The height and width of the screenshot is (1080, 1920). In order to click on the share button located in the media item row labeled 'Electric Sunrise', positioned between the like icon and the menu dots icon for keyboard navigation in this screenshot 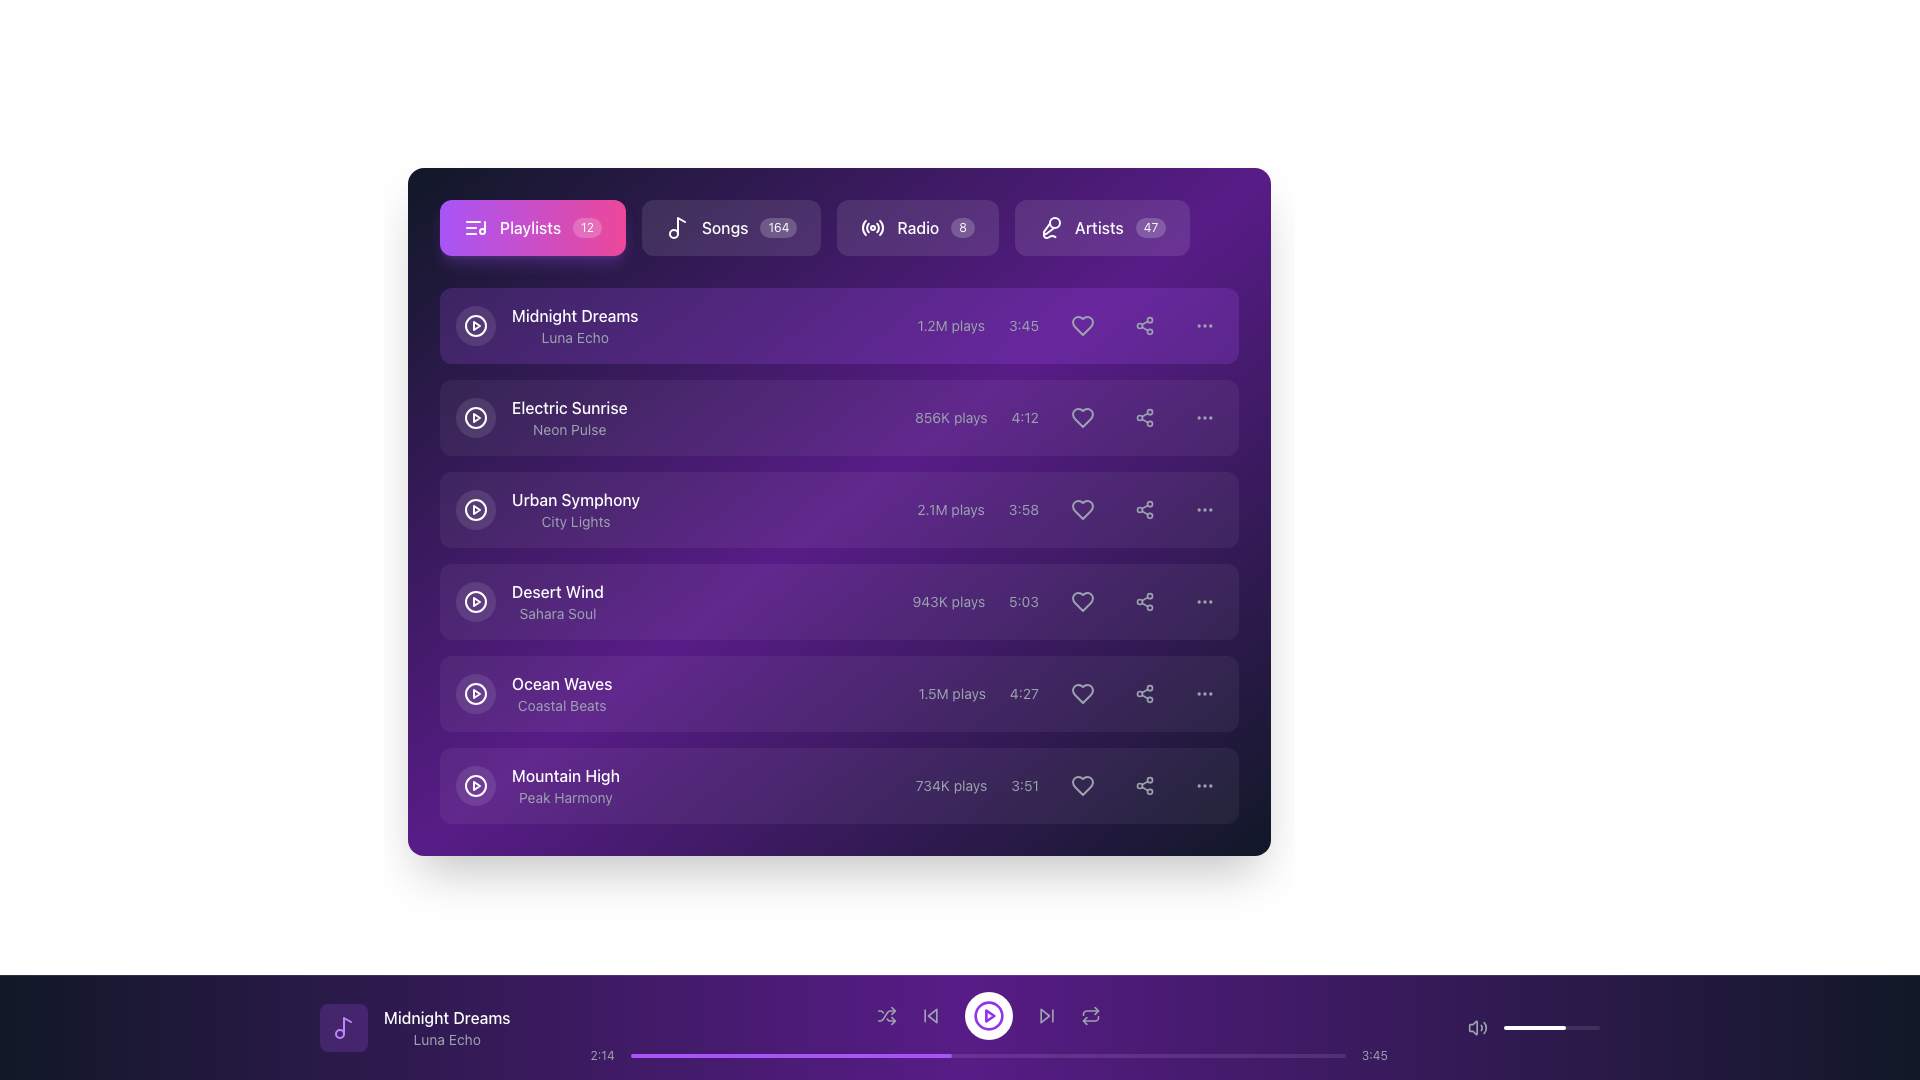, I will do `click(1145, 416)`.